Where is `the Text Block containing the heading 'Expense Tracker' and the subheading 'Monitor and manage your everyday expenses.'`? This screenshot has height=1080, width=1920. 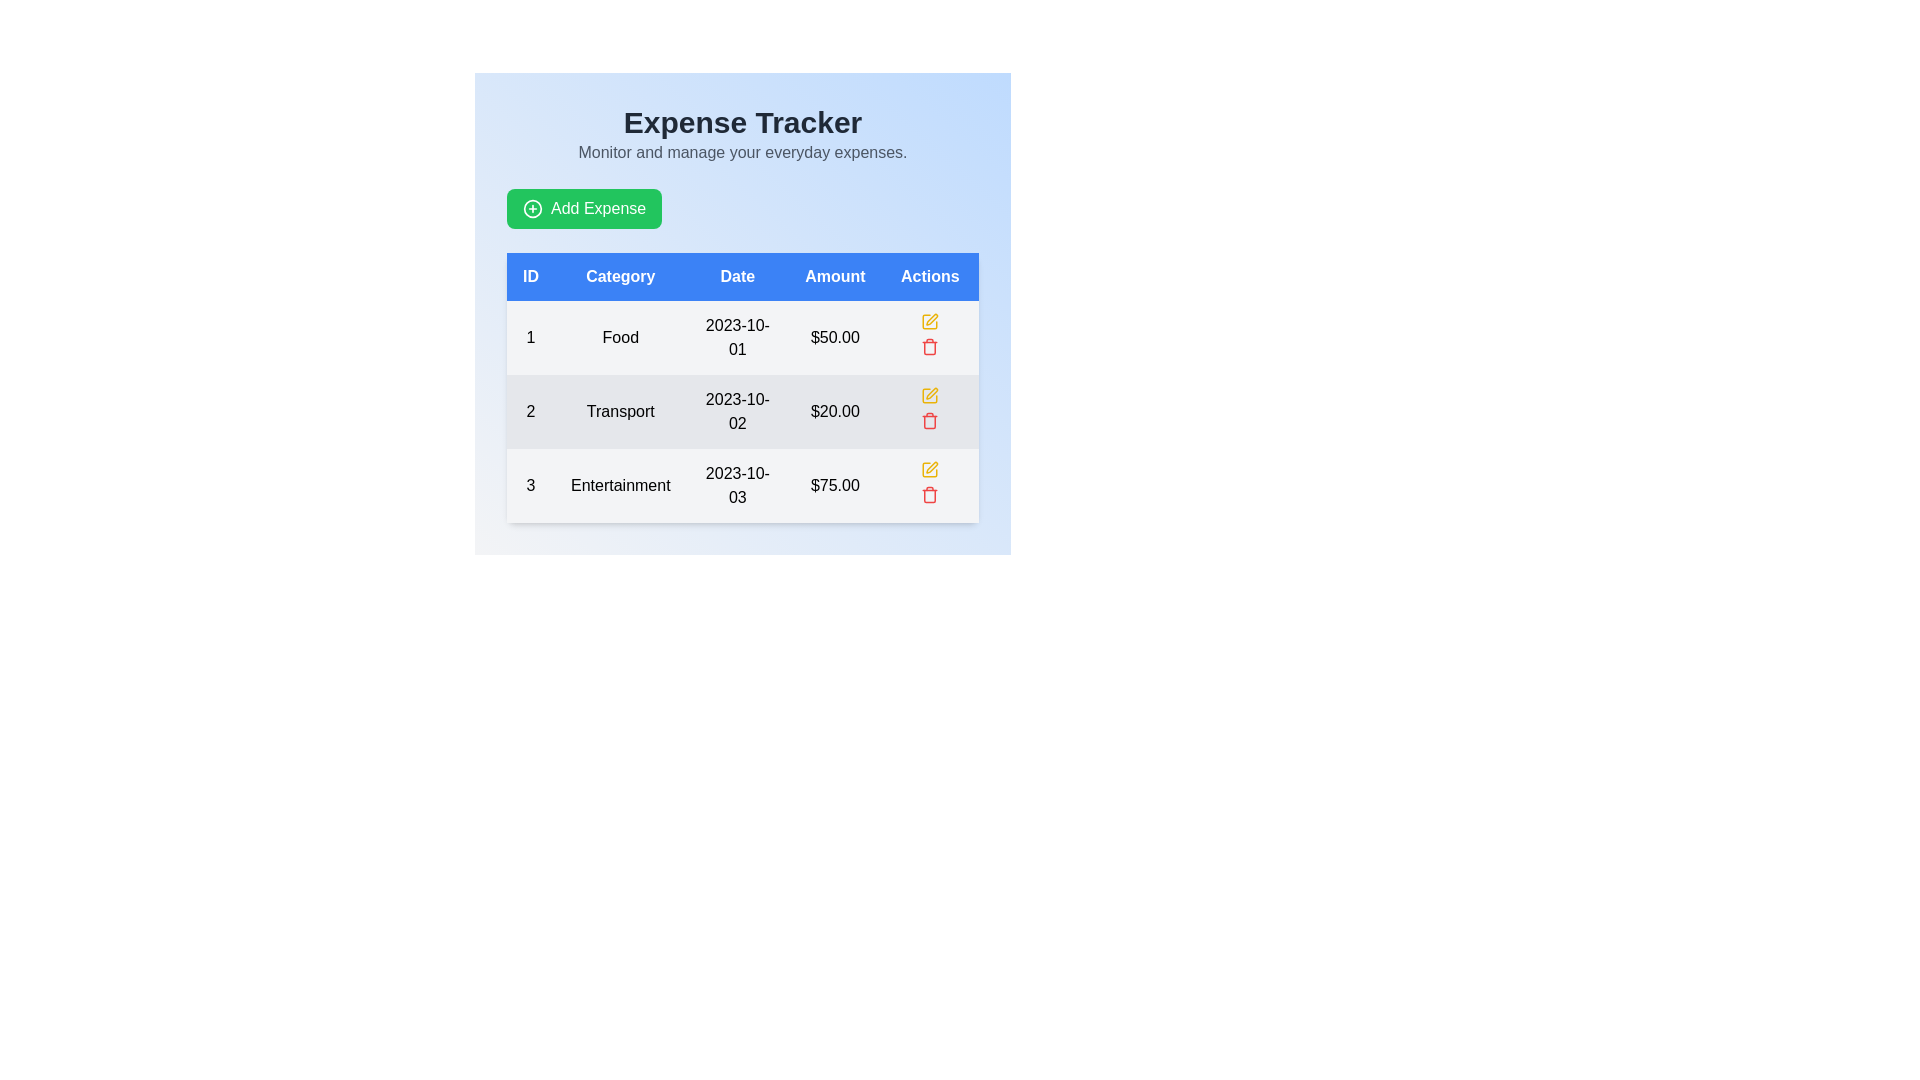
the Text Block containing the heading 'Expense Tracker' and the subheading 'Monitor and manage your everyday expenses.' is located at coordinates (742, 135).